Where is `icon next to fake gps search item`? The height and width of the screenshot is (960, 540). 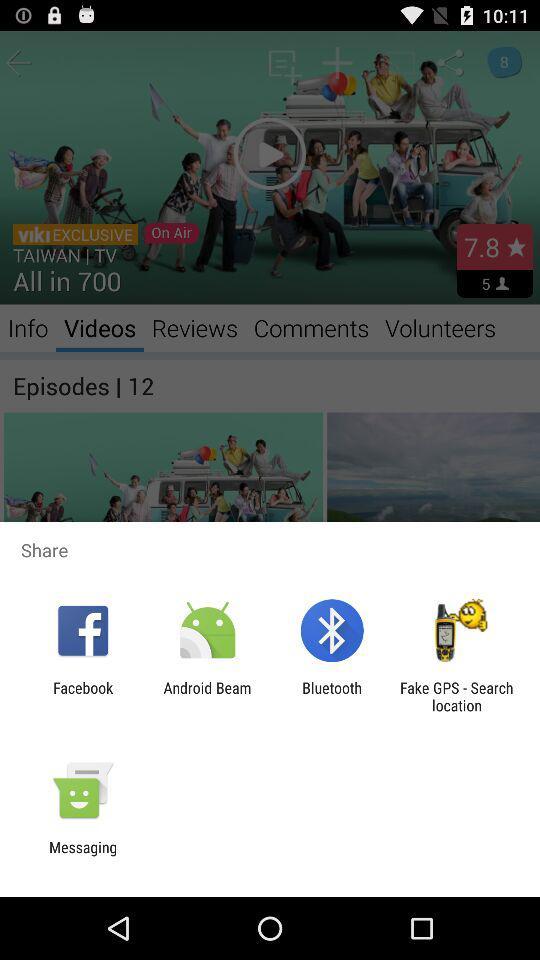
icon next to fake gps search item is located at coordinates (332, 696).